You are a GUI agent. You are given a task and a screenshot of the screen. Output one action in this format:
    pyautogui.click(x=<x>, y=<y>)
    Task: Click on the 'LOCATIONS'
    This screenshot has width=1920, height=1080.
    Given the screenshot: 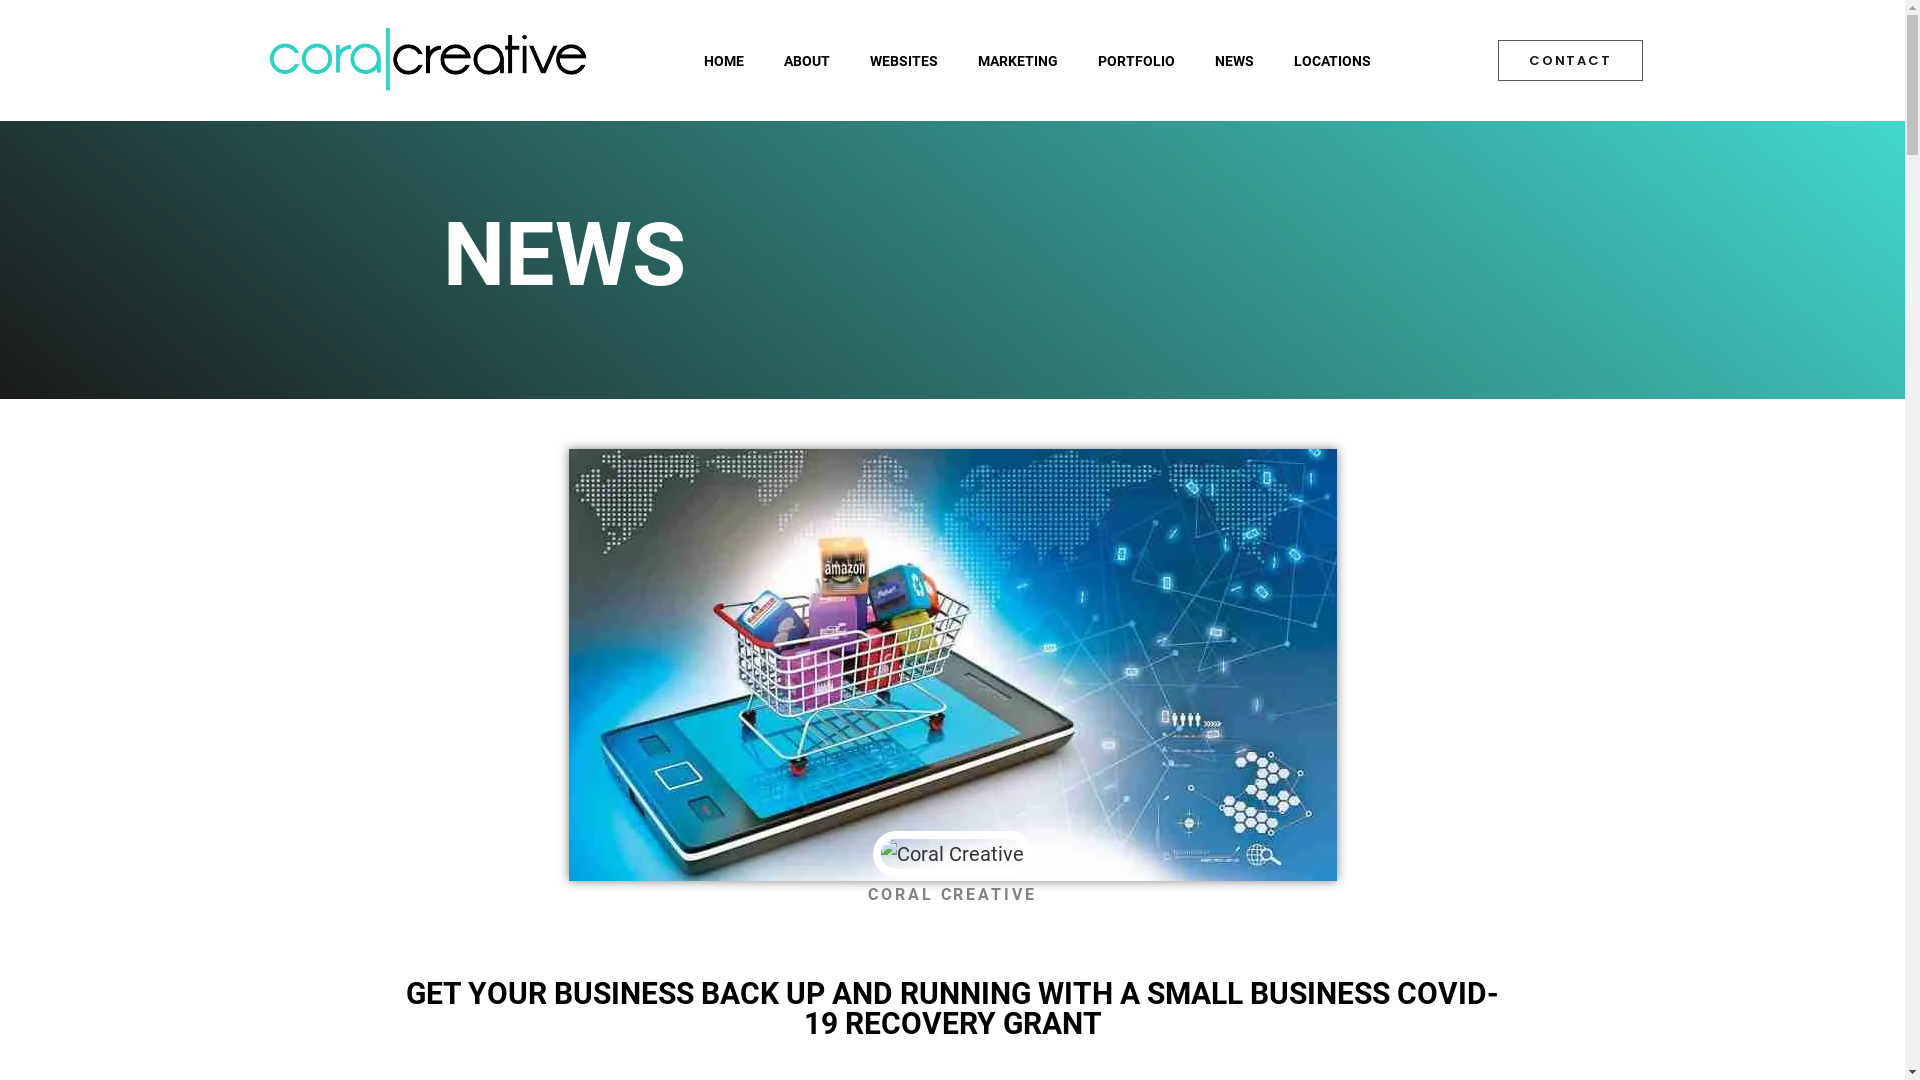 What is the action you would take?
    pyautogui.click(x=1332, y=60)
    